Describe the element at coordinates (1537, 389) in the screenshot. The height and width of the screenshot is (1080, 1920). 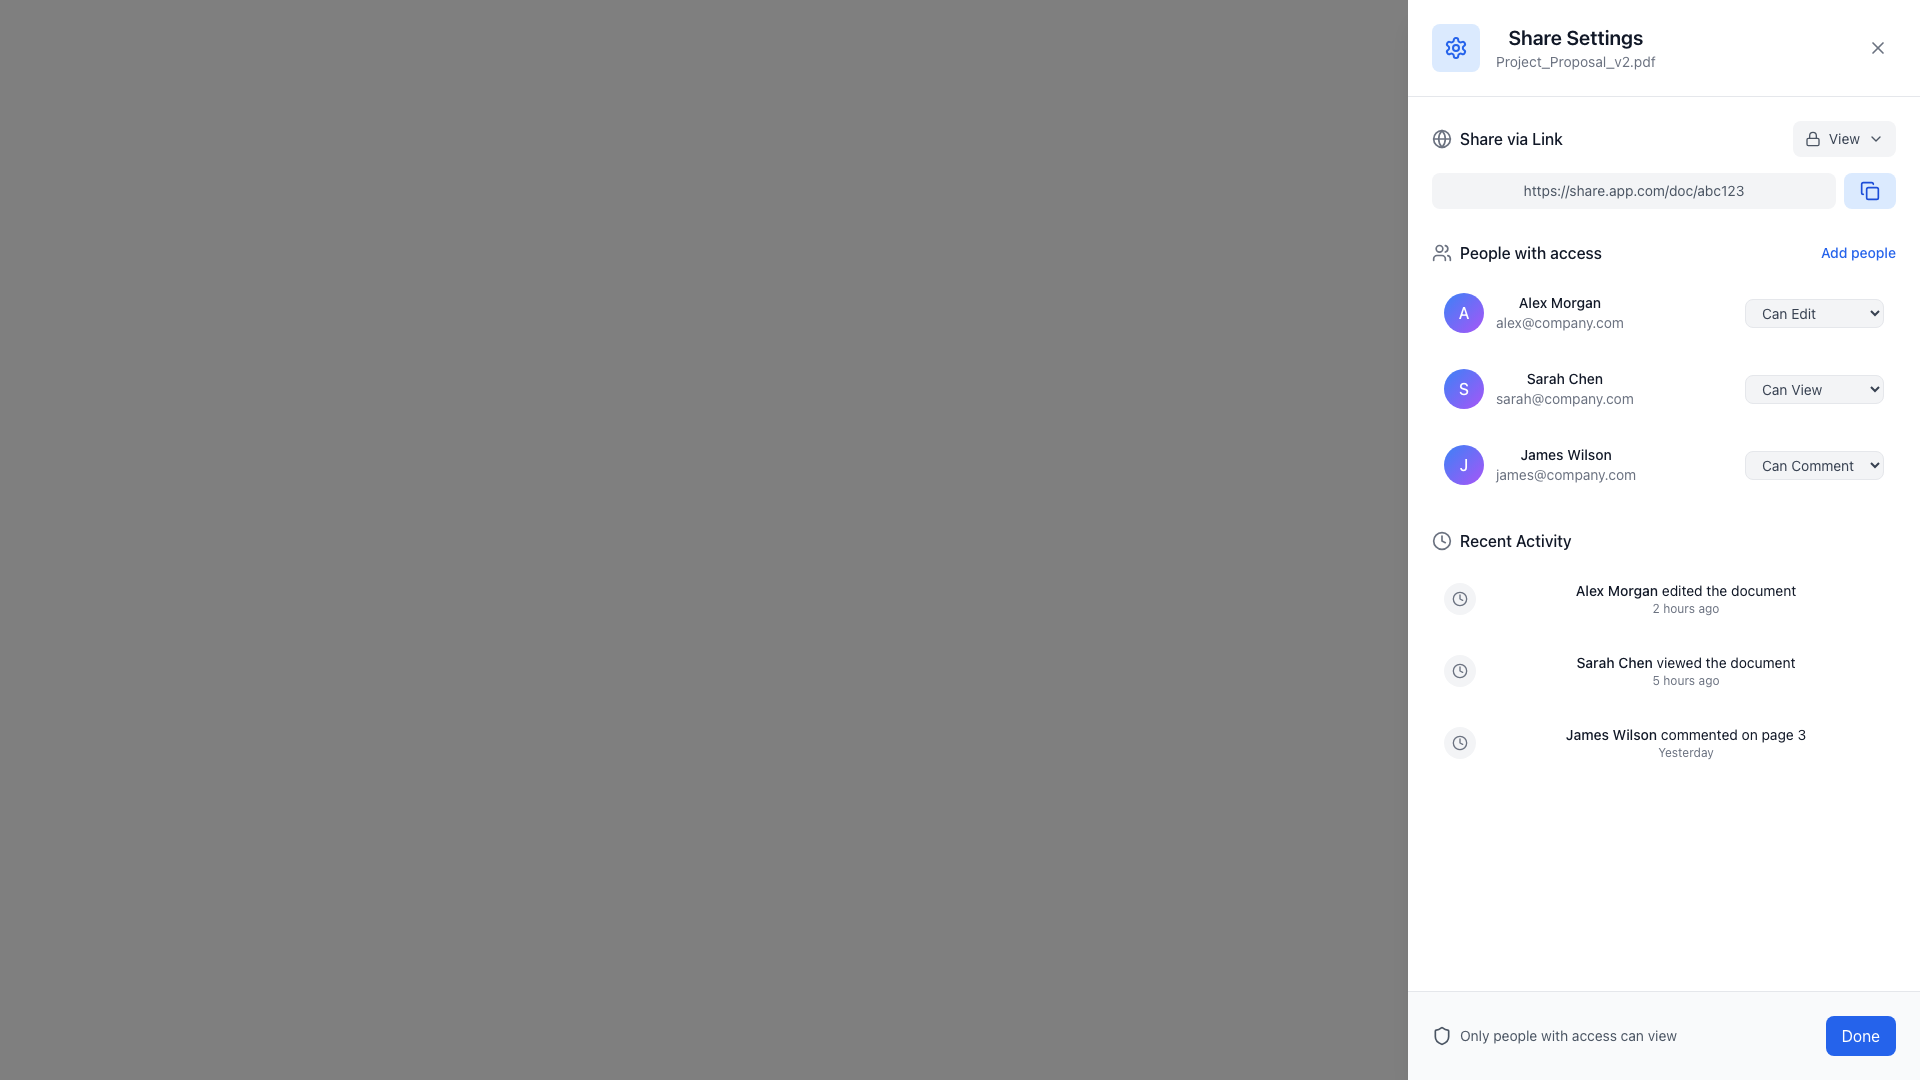
I see `to select the second entry in the 'People with access' list, which displays an individual's name, email, and associated permissions, located directly beneath 'Alex Morgan'` at that location.